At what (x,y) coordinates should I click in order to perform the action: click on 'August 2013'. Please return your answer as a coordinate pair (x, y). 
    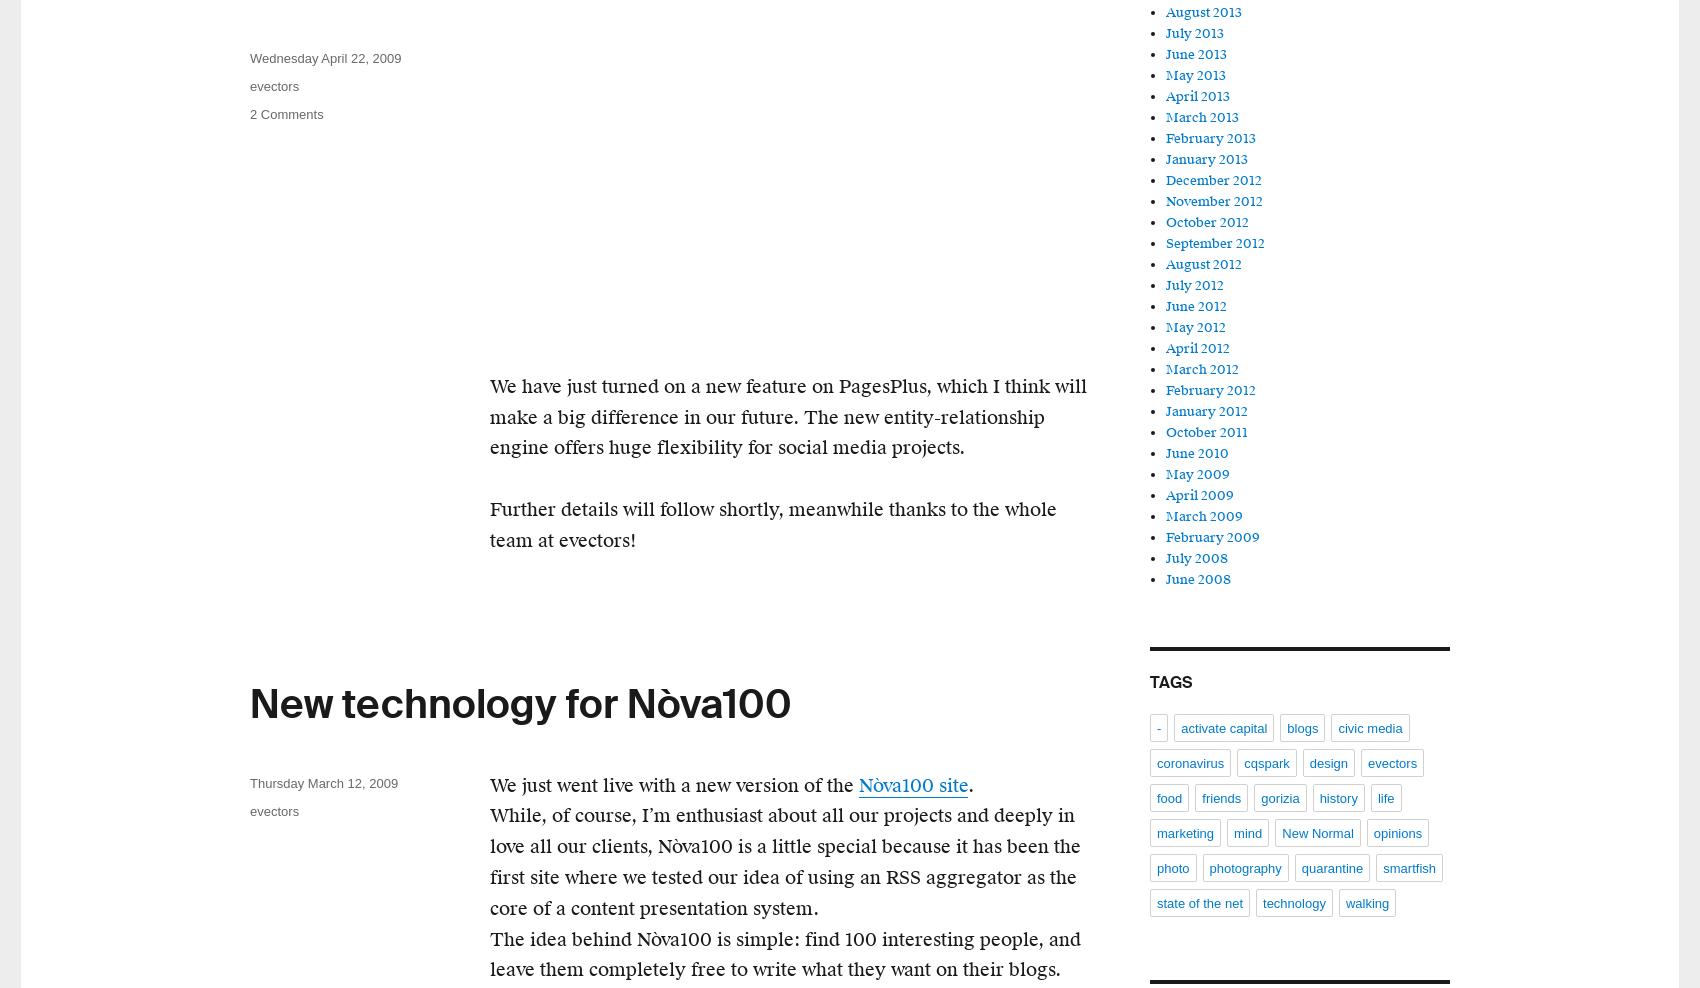
    Looking at the image, I should click on (1202, 12).